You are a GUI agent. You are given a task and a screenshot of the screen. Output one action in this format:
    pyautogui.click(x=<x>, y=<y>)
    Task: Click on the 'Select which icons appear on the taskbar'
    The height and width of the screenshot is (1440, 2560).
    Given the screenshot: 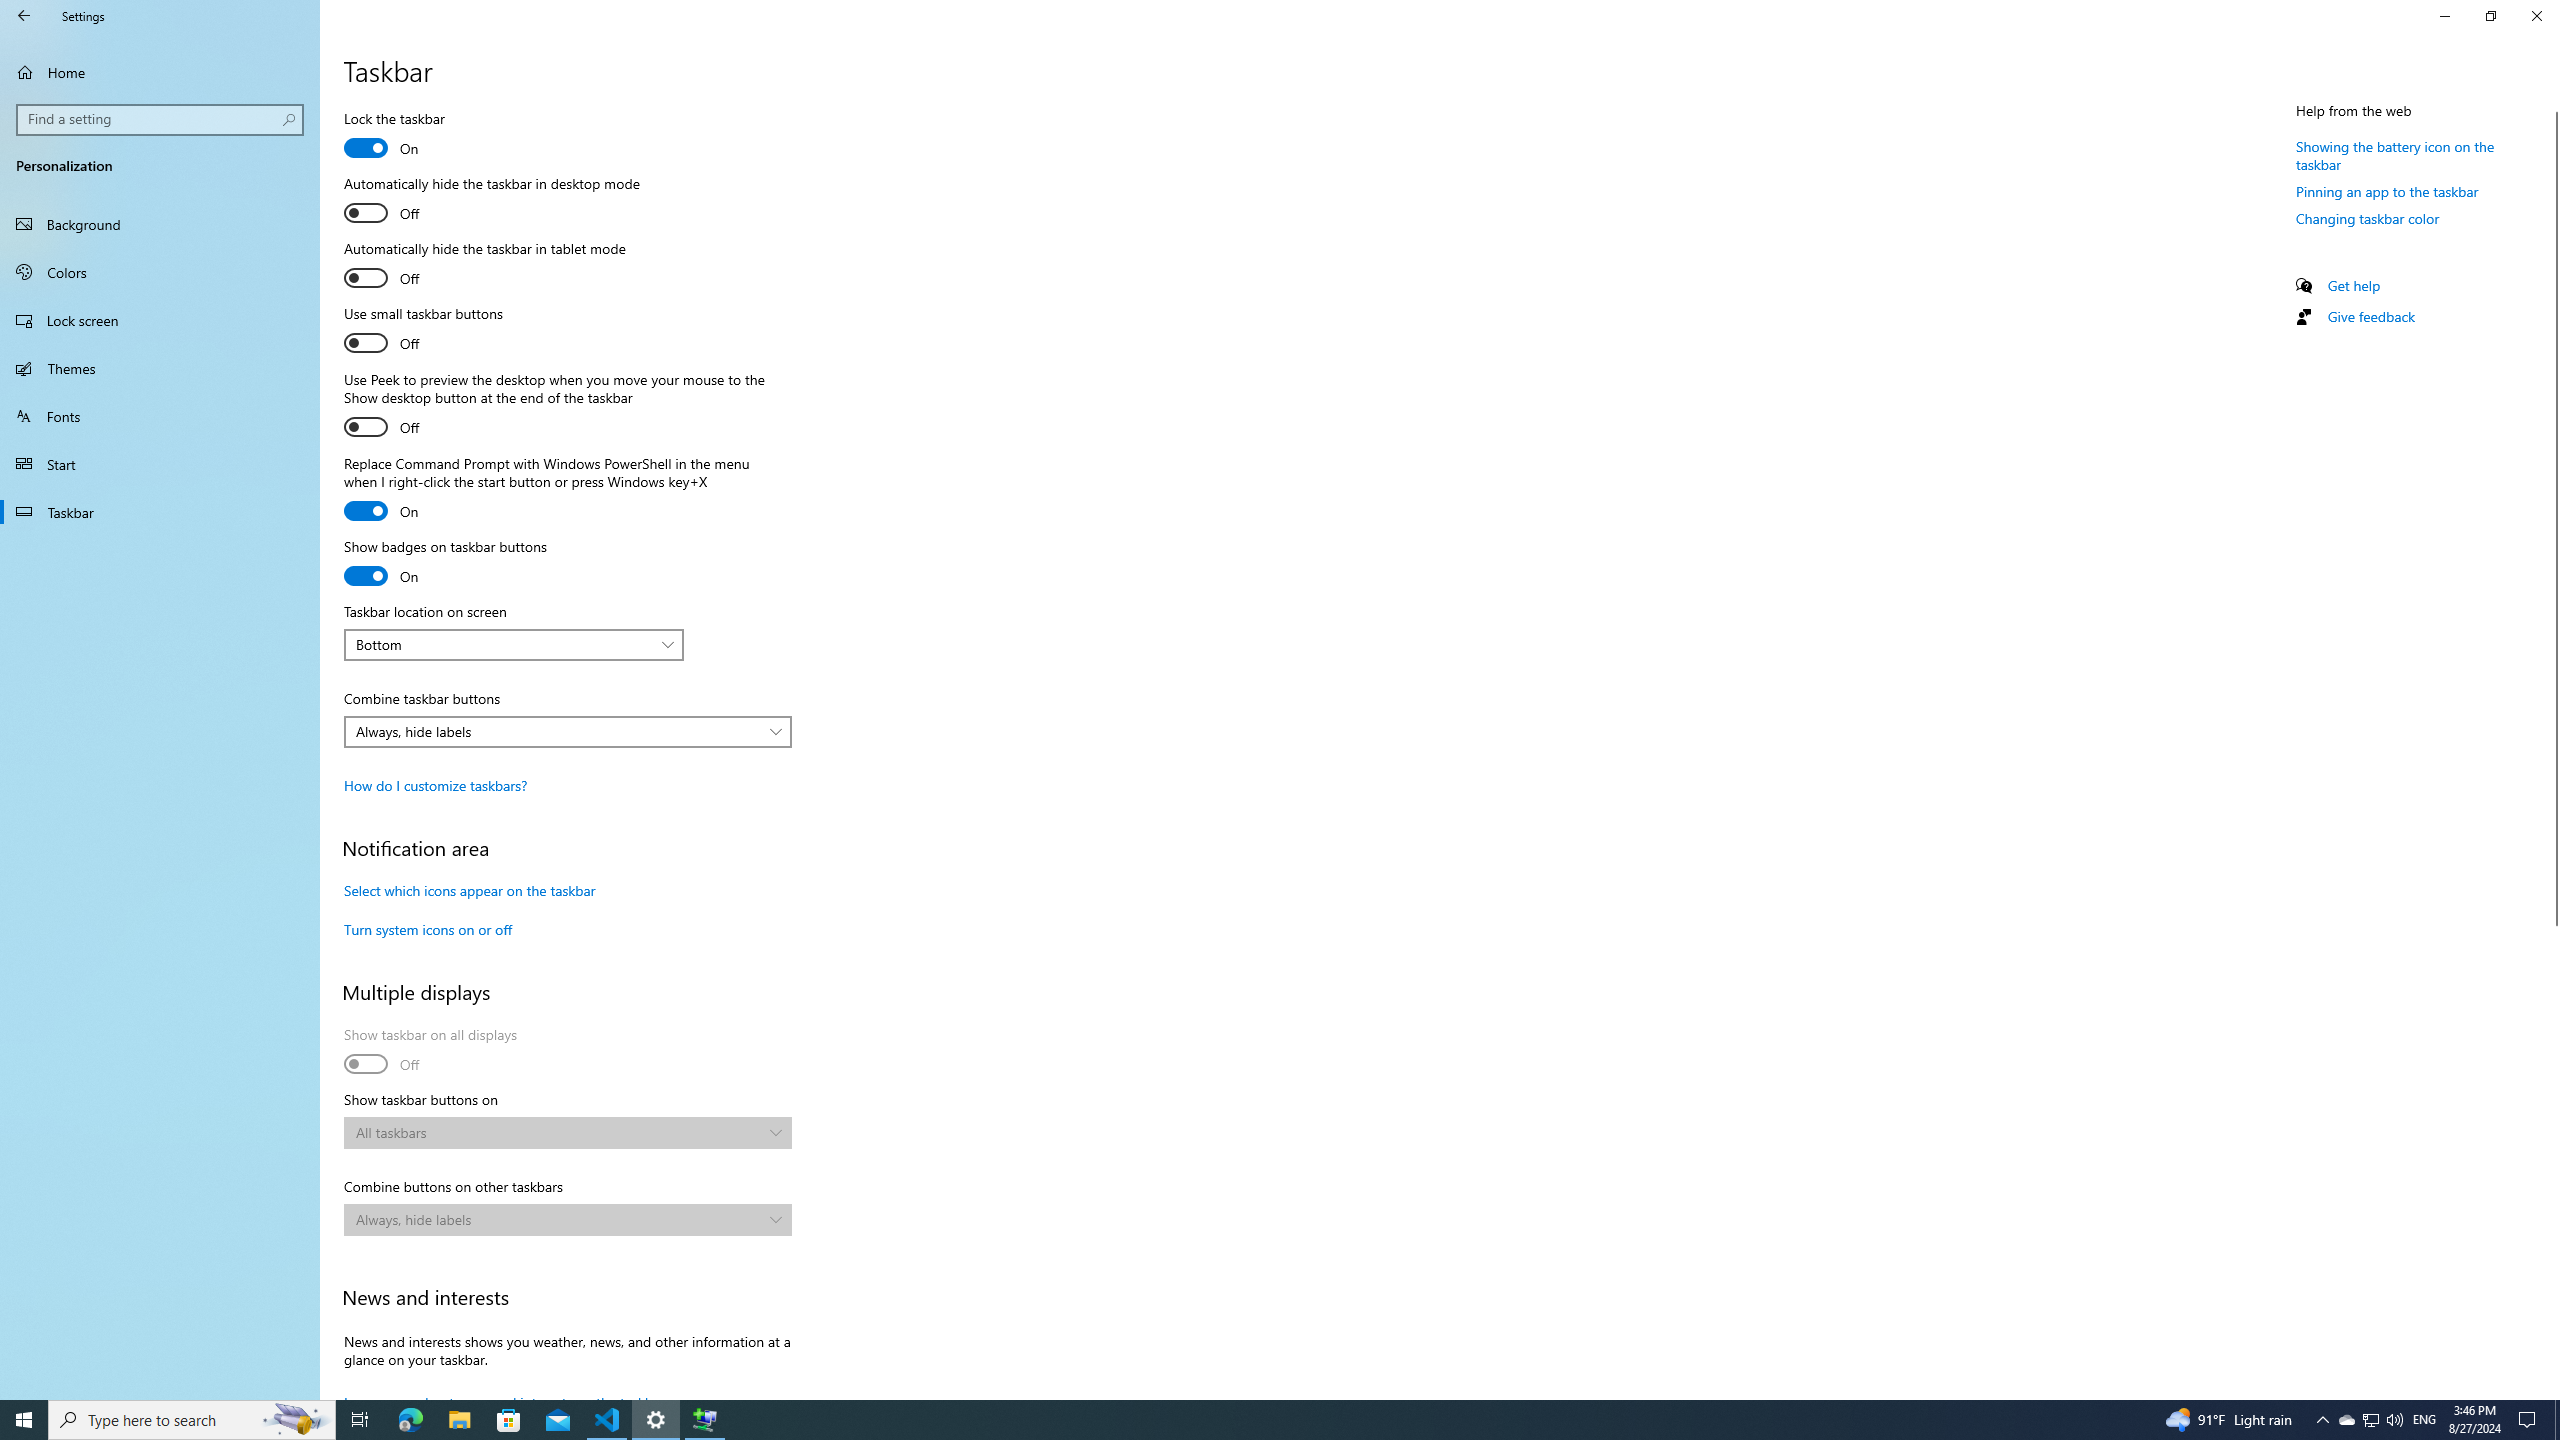 What is the action you would take?
    pyautogui.click(x=468, y=889)
    